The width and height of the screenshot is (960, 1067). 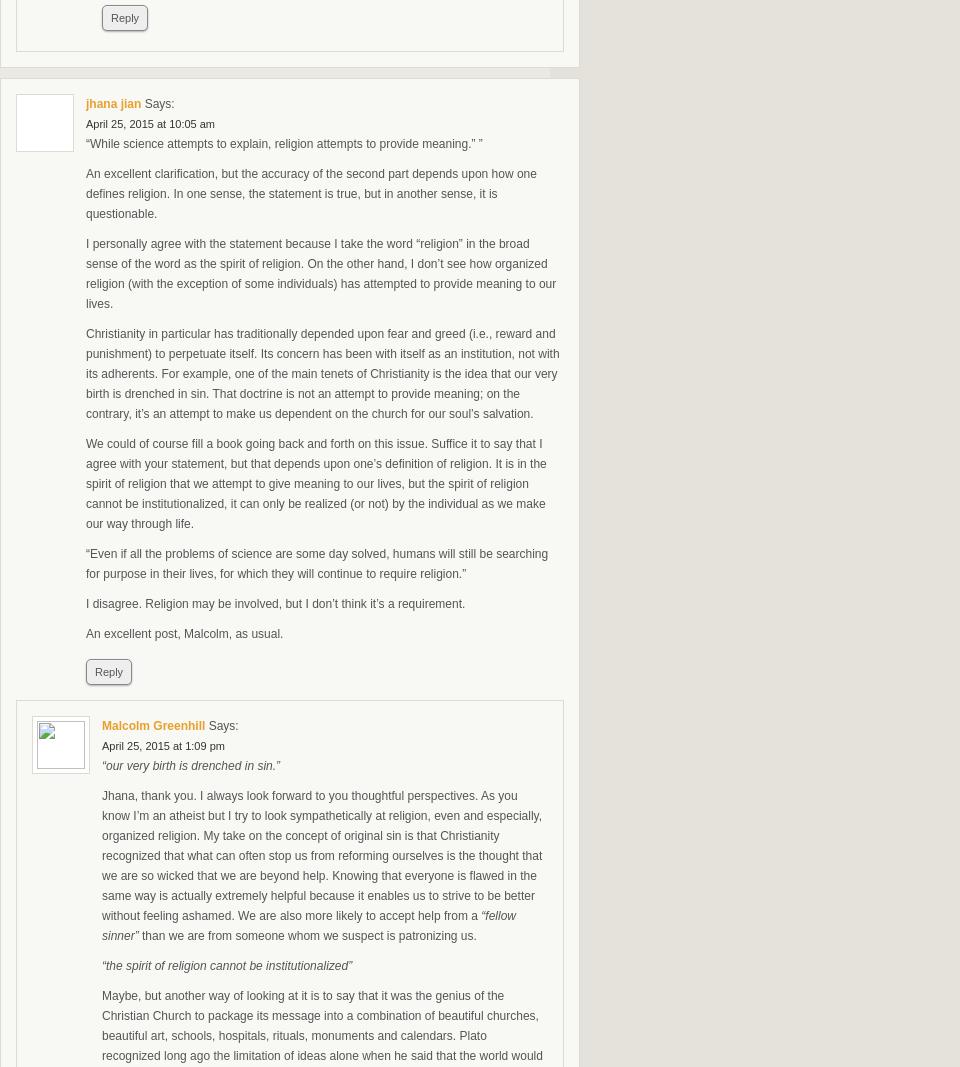 What do you see at coordinates (113, 103) in the screenshot?
I see `'jhana jian'` at bounding box center [113, 103].